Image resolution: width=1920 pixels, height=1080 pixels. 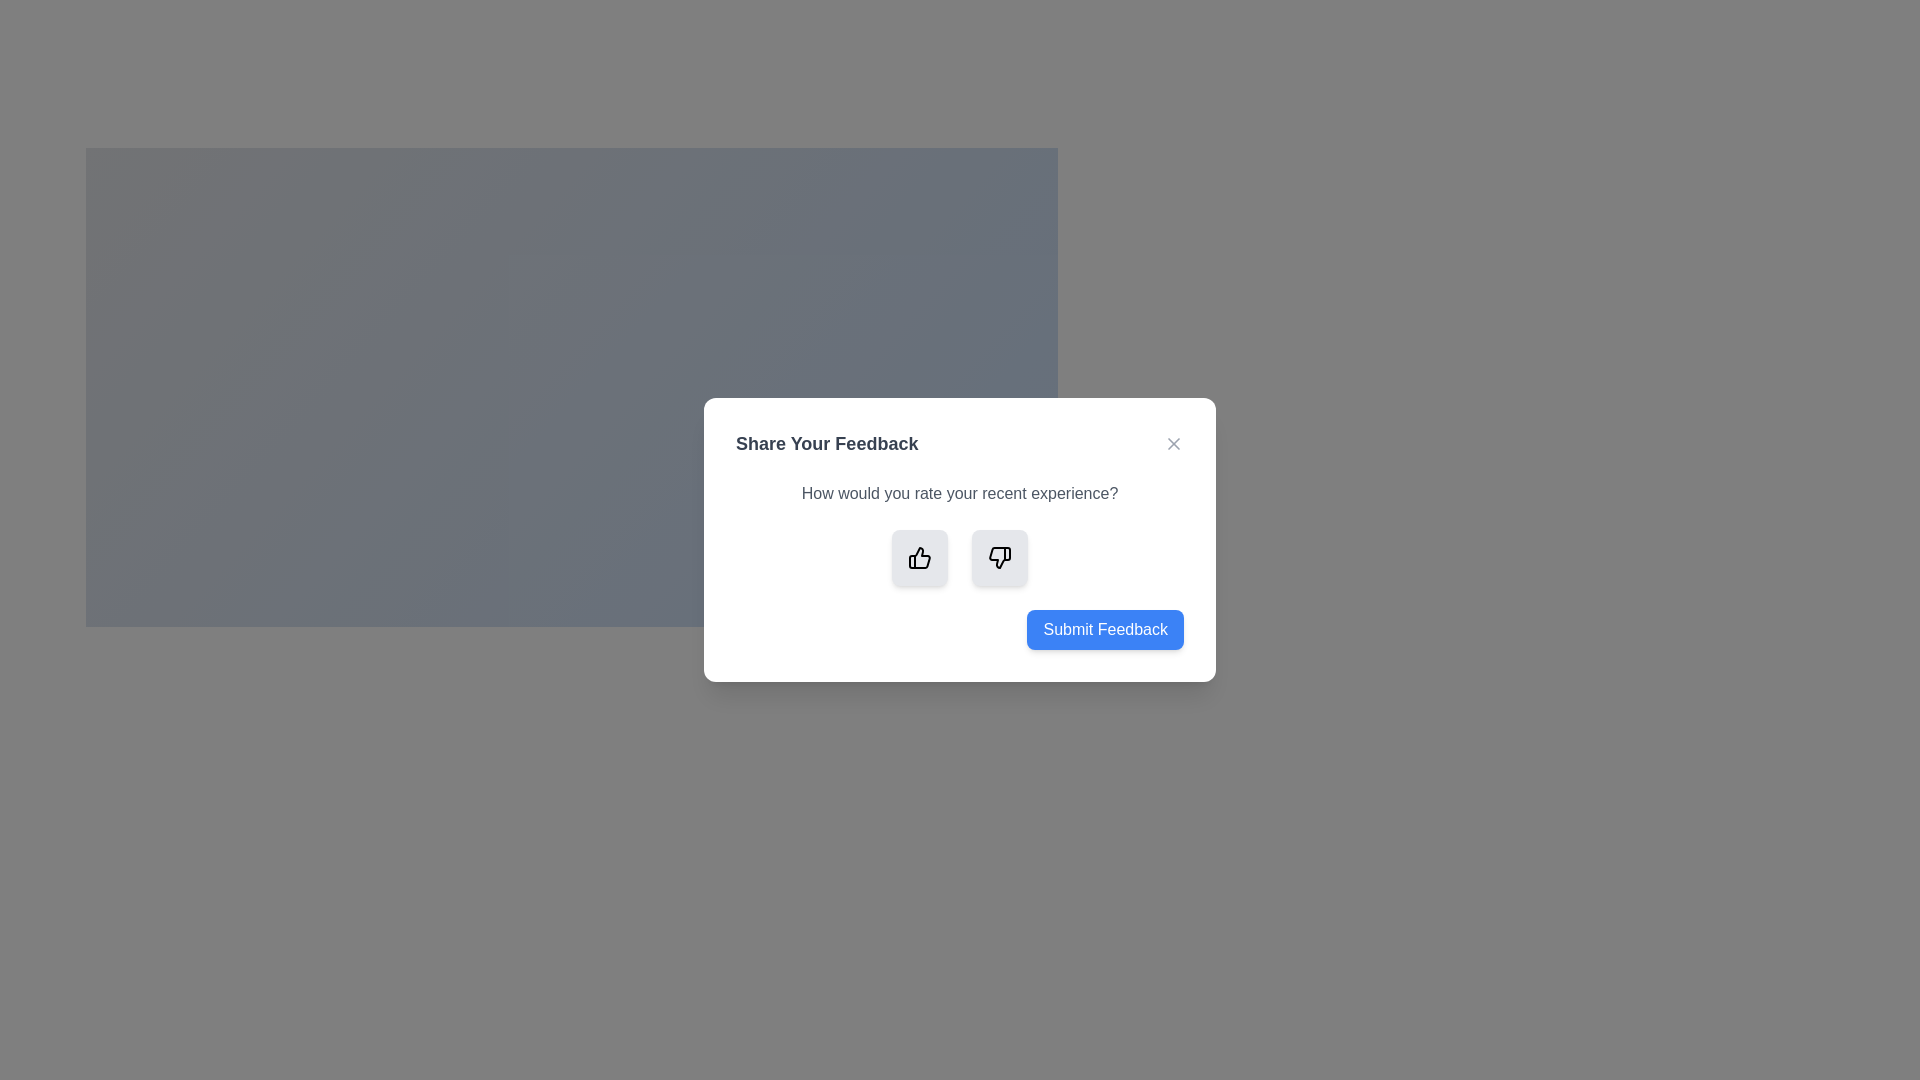 What do you see at coordinates (1174, 442) in the screenshot?
I see `the close button located in the top-right corner of the 'Share Your Feedback' modal header` at bounding box center [1174, 442].